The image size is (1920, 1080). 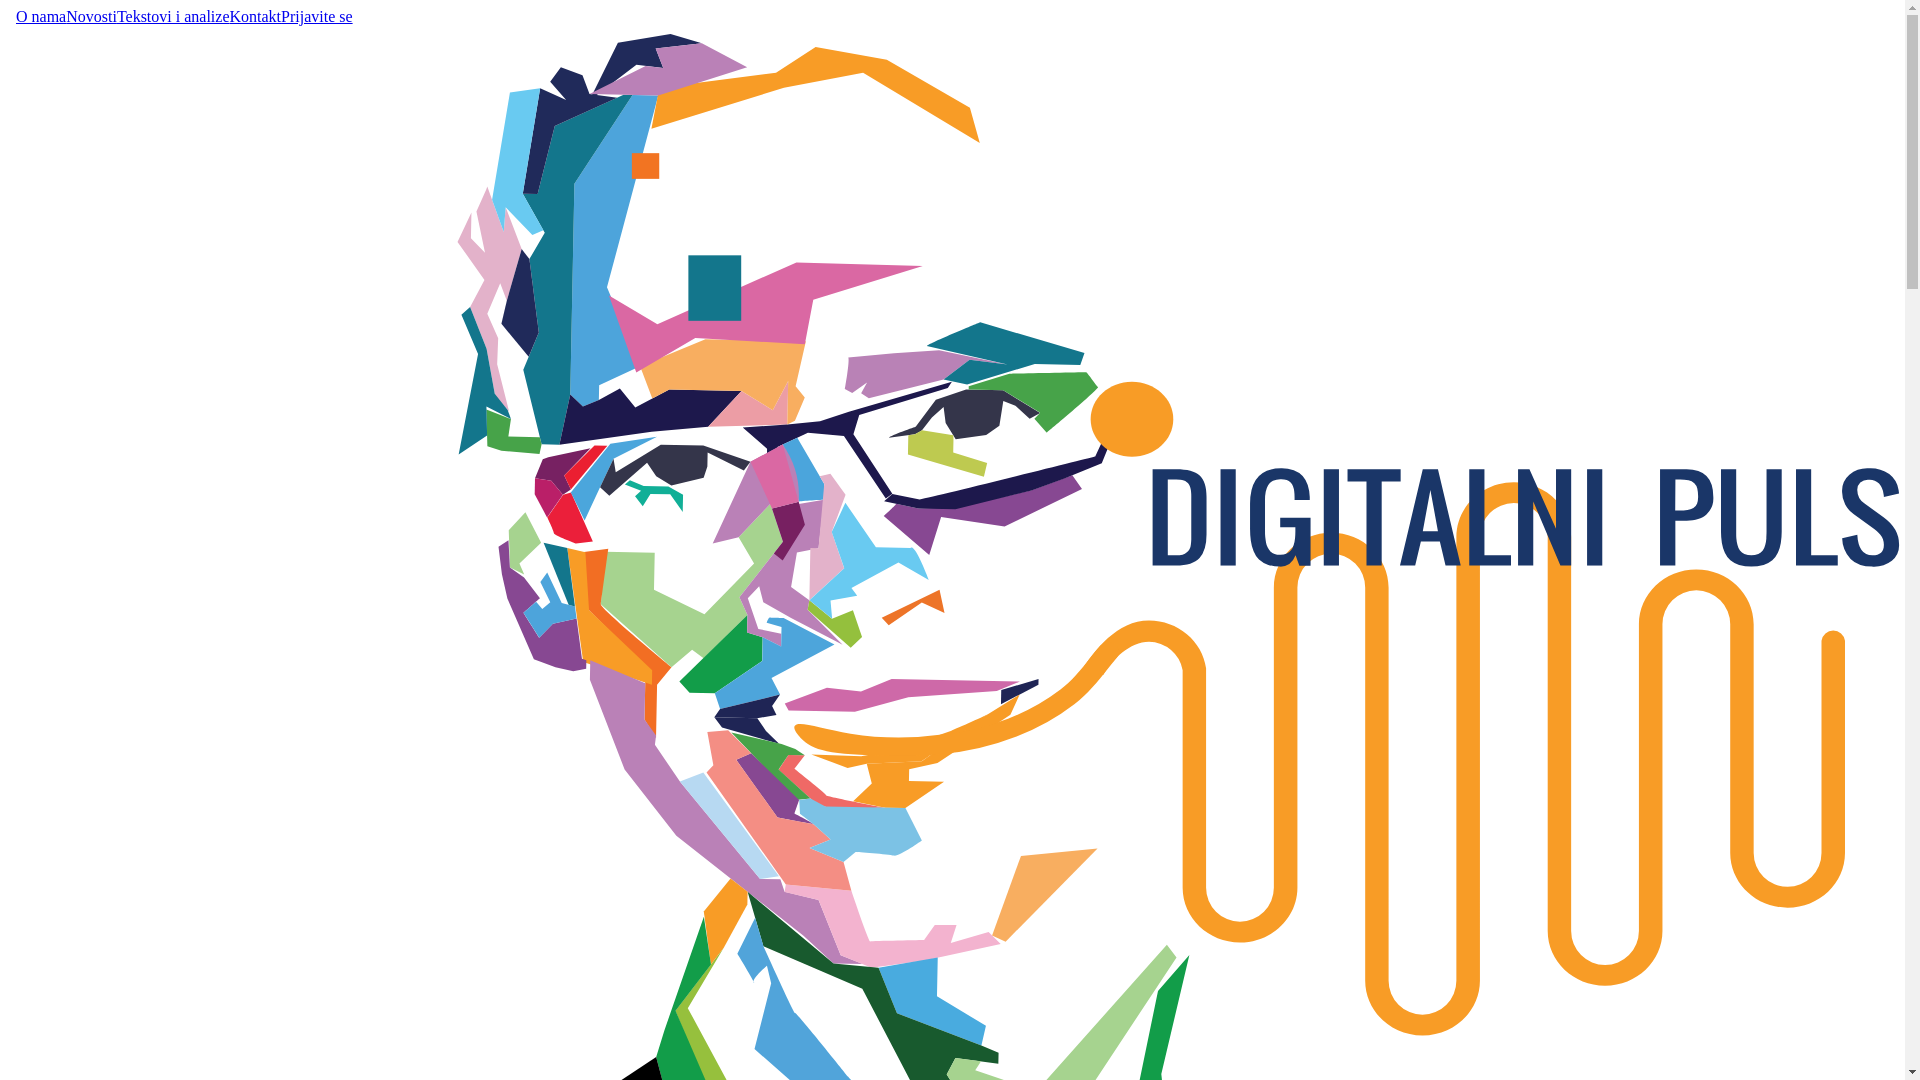 What do you see at coordinates (66, 16) in the screenshot?
I see `'Novosti'` at bounding box center [66, 16].